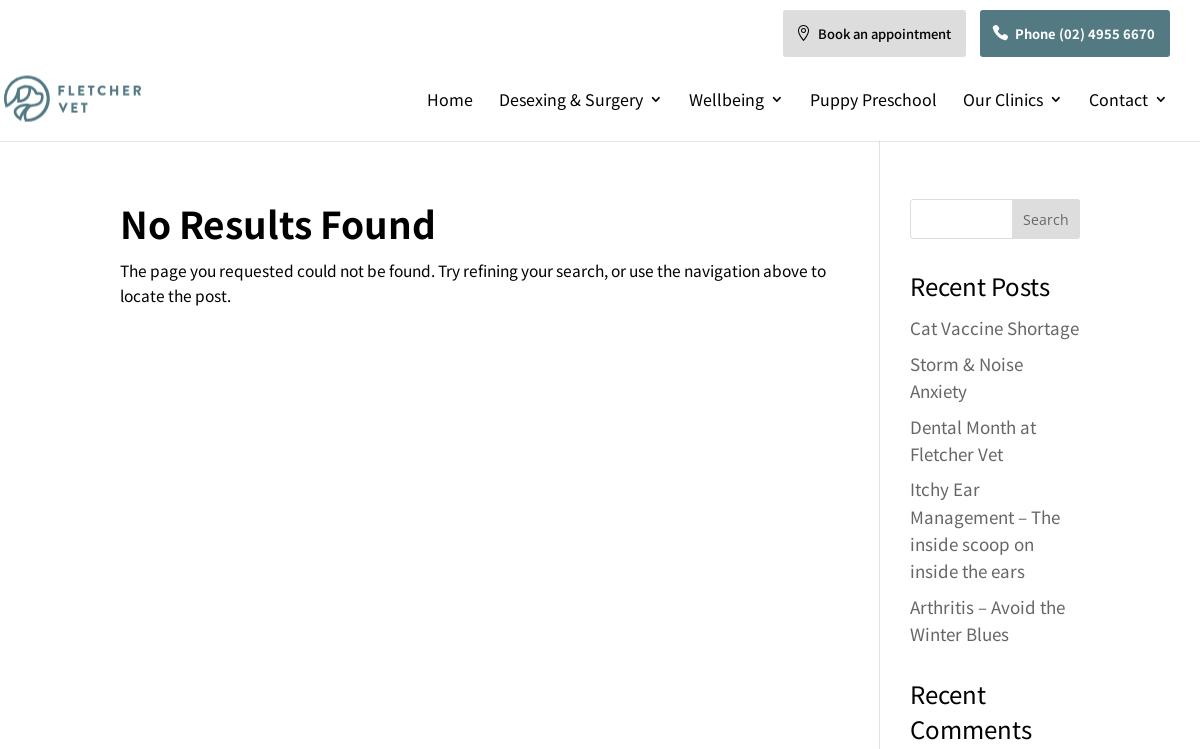 The width and height of the screenshot is (1203, 749). Describe the element at coordinates (985, 617) in the screenshot. I see `'Arthritis – Avoid the Winter Blues'` at that location.